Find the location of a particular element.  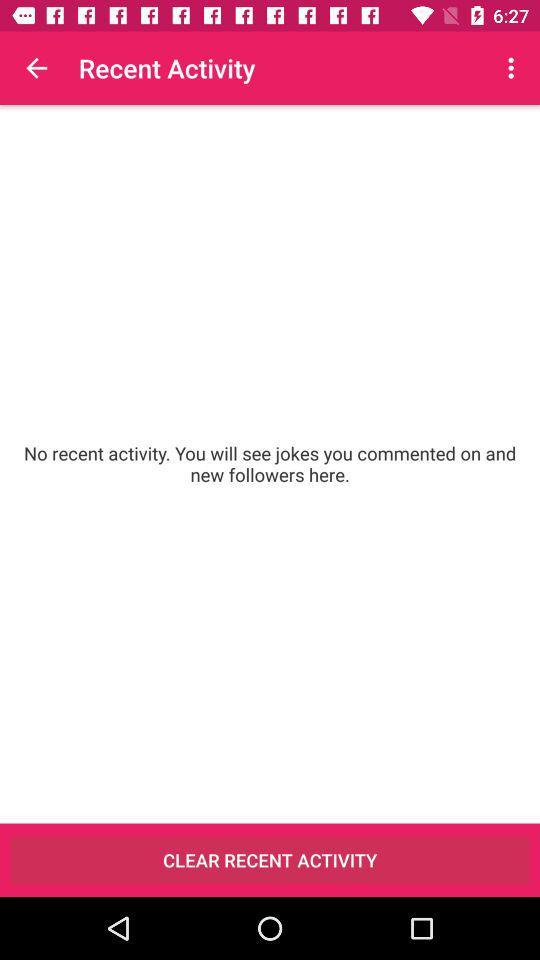

the item above no recent activity item is located at coordinates (36, 68).